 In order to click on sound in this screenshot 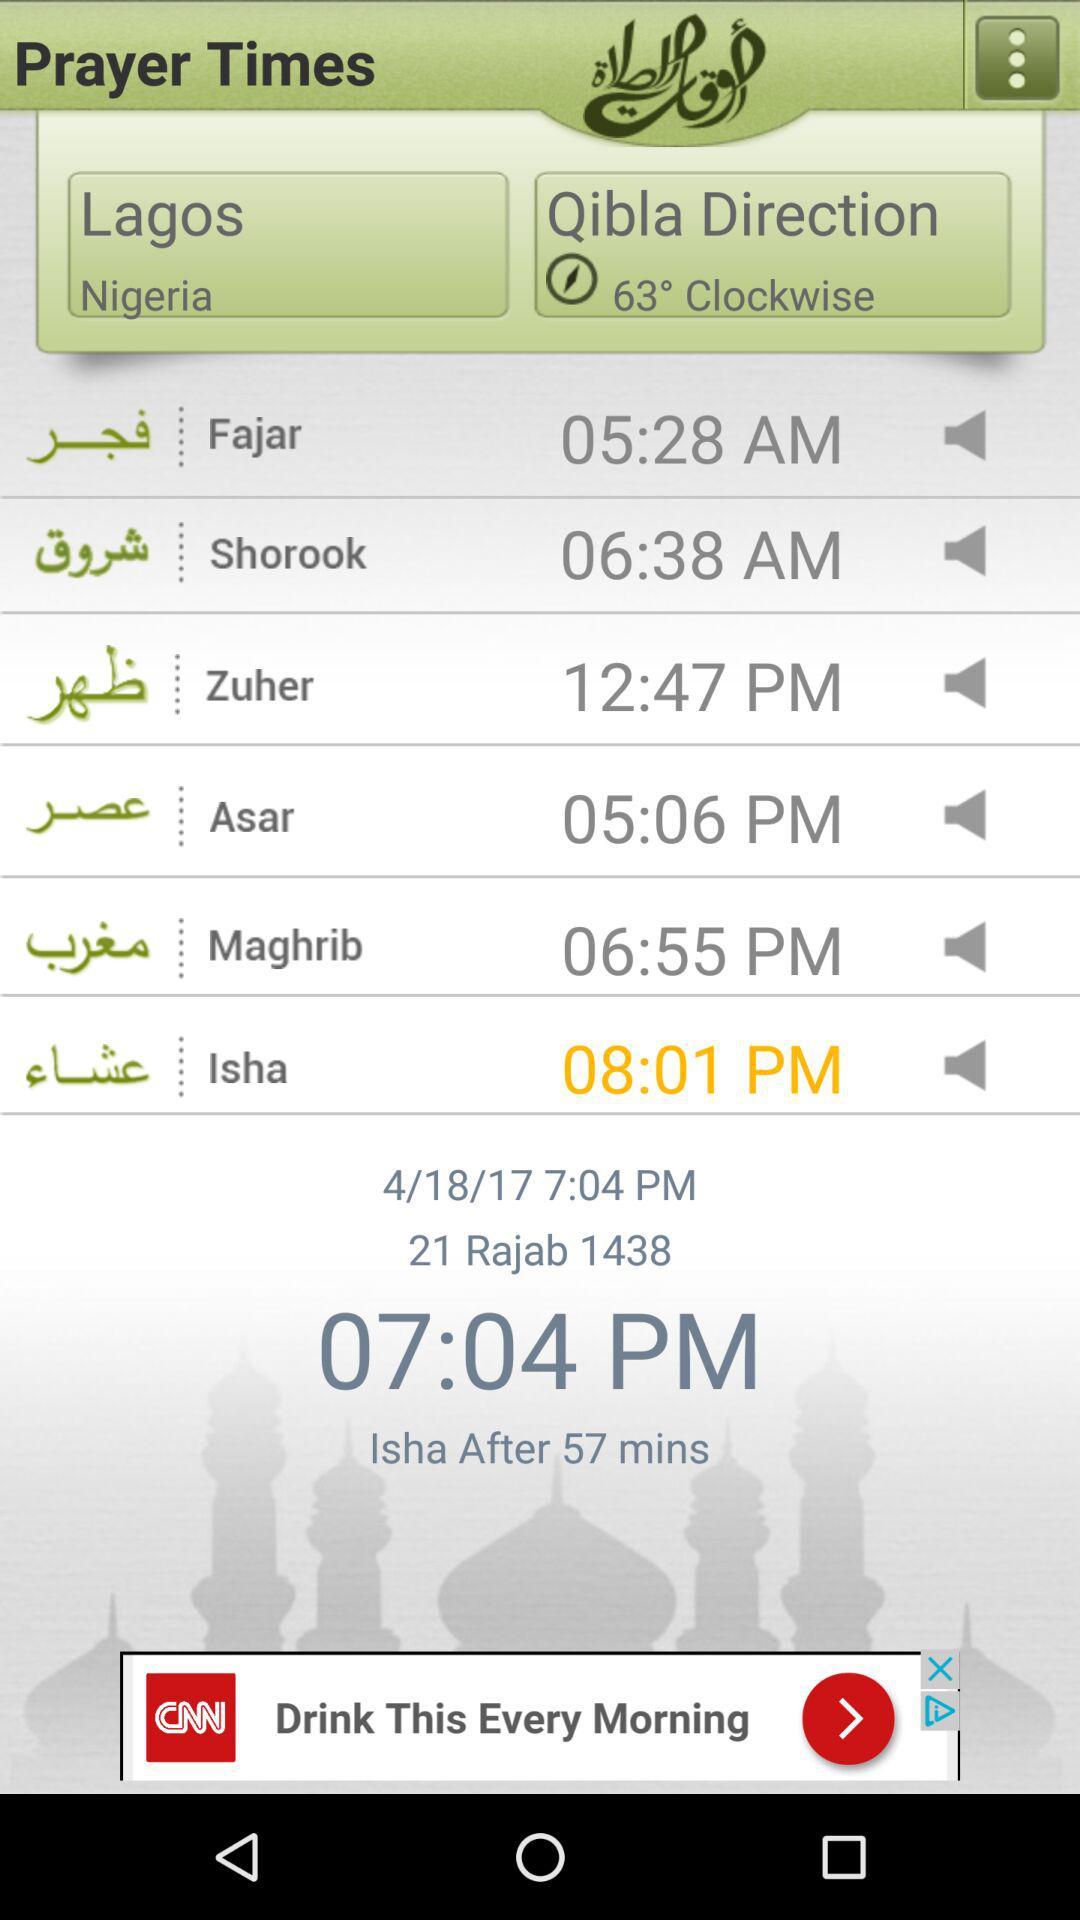, I will do `click(981, 948)`.